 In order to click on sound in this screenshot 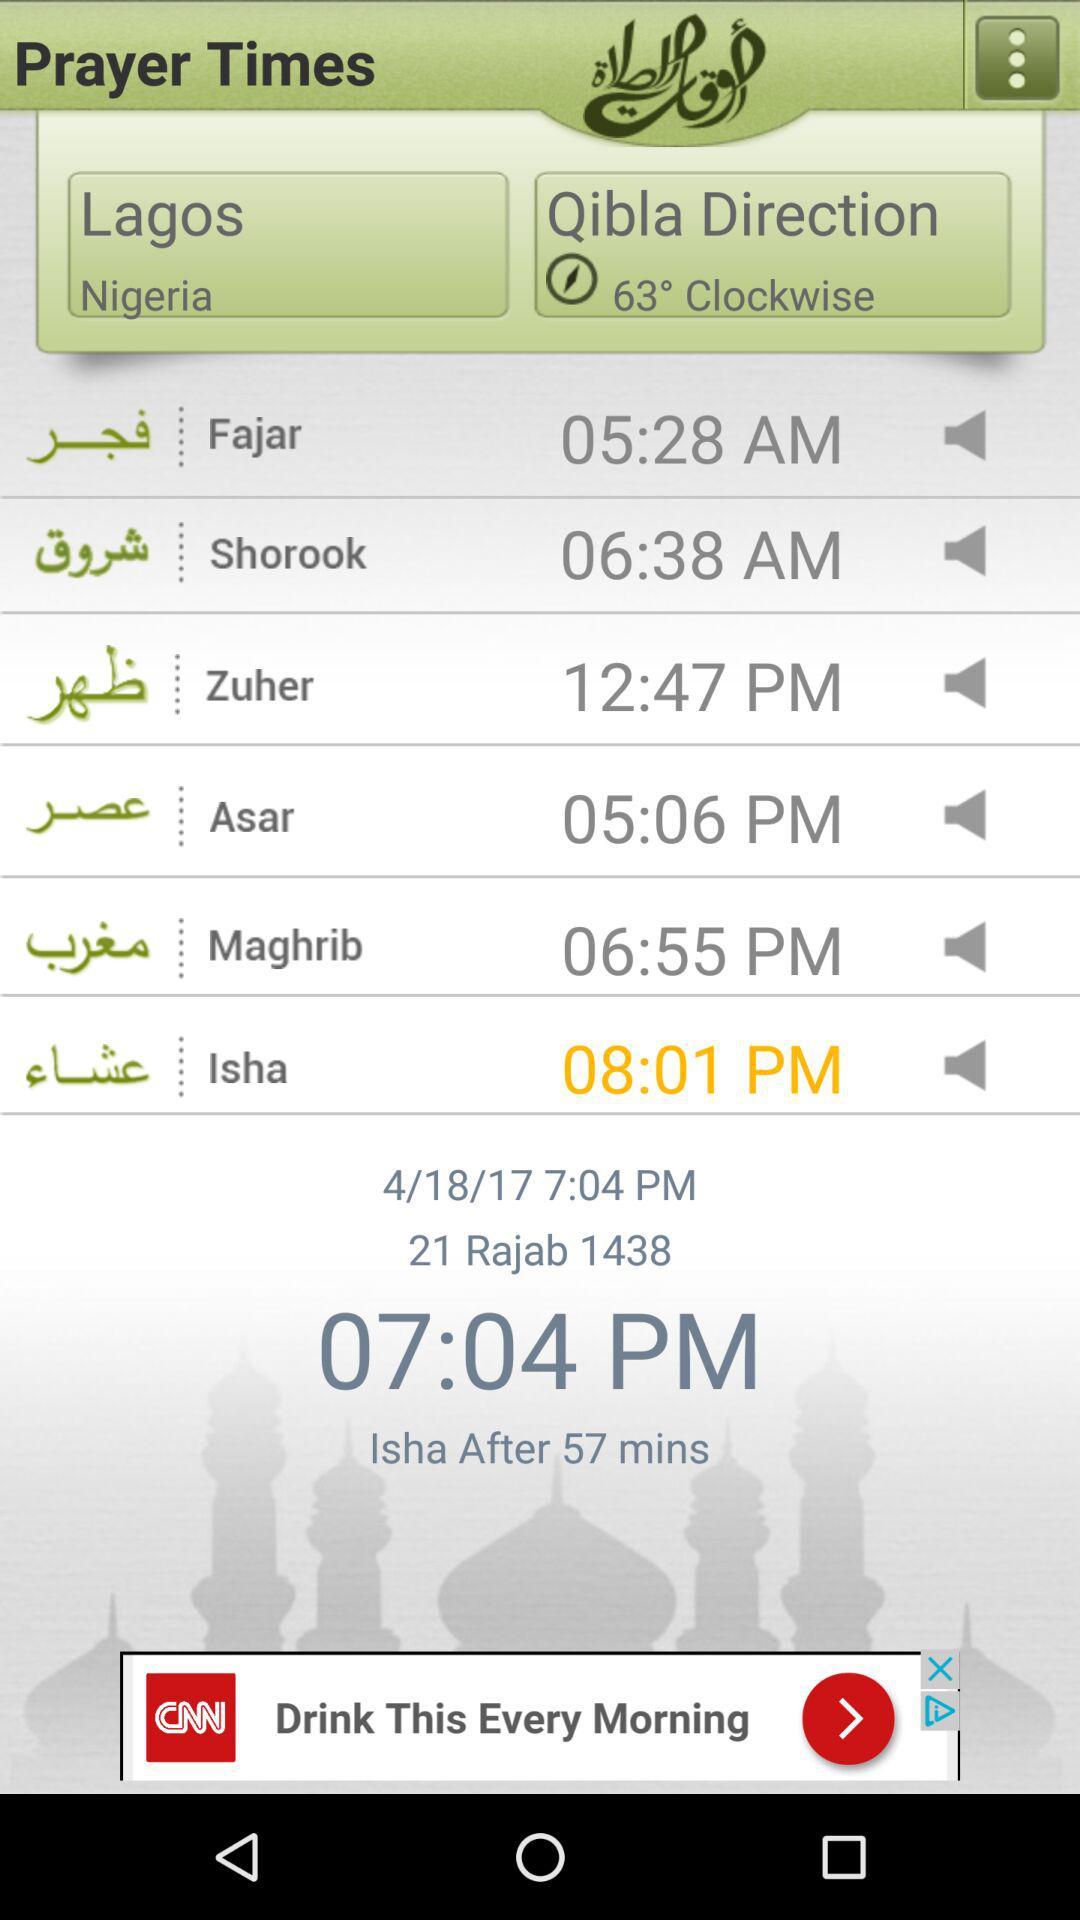, I will do `click(981, 948)`.